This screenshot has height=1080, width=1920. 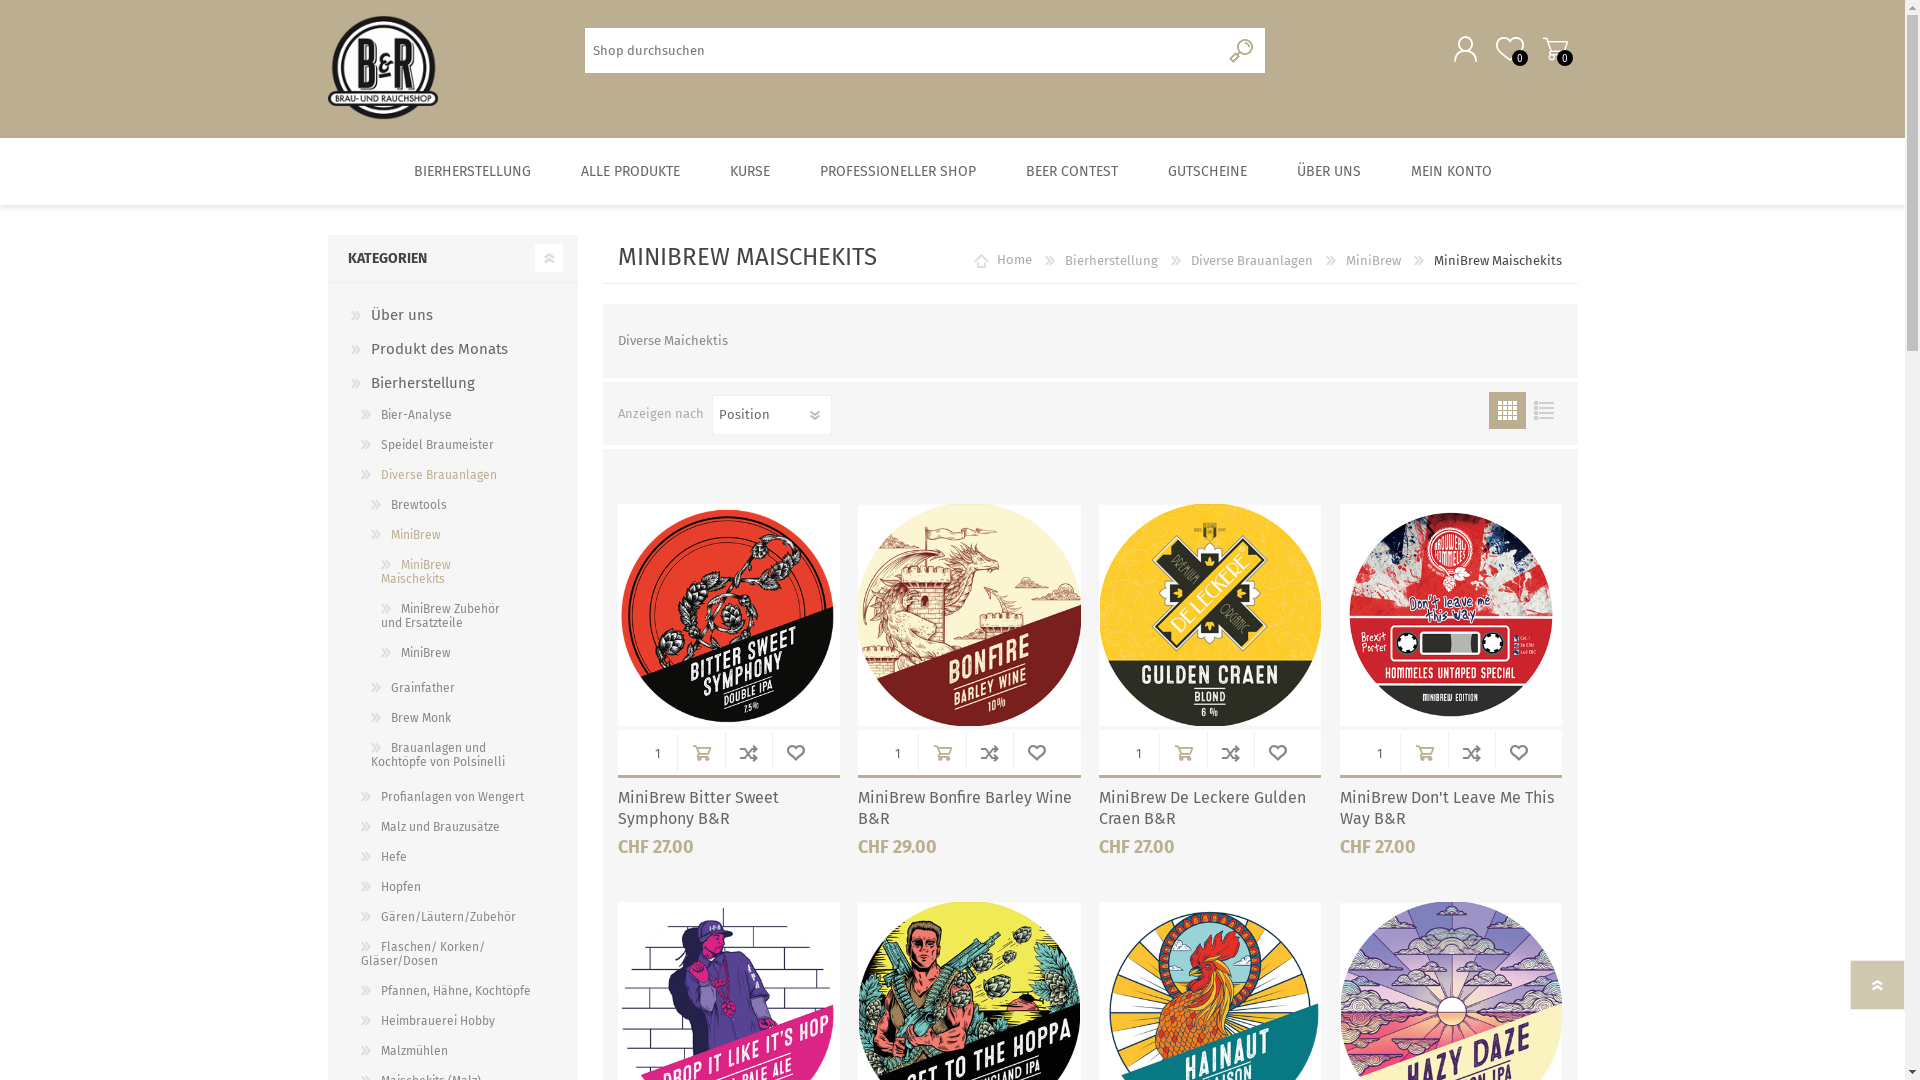 What do you see at coordinates (1014, 259) in the screenshot?
I see `'Home'` at bounding box center [1014, 259].